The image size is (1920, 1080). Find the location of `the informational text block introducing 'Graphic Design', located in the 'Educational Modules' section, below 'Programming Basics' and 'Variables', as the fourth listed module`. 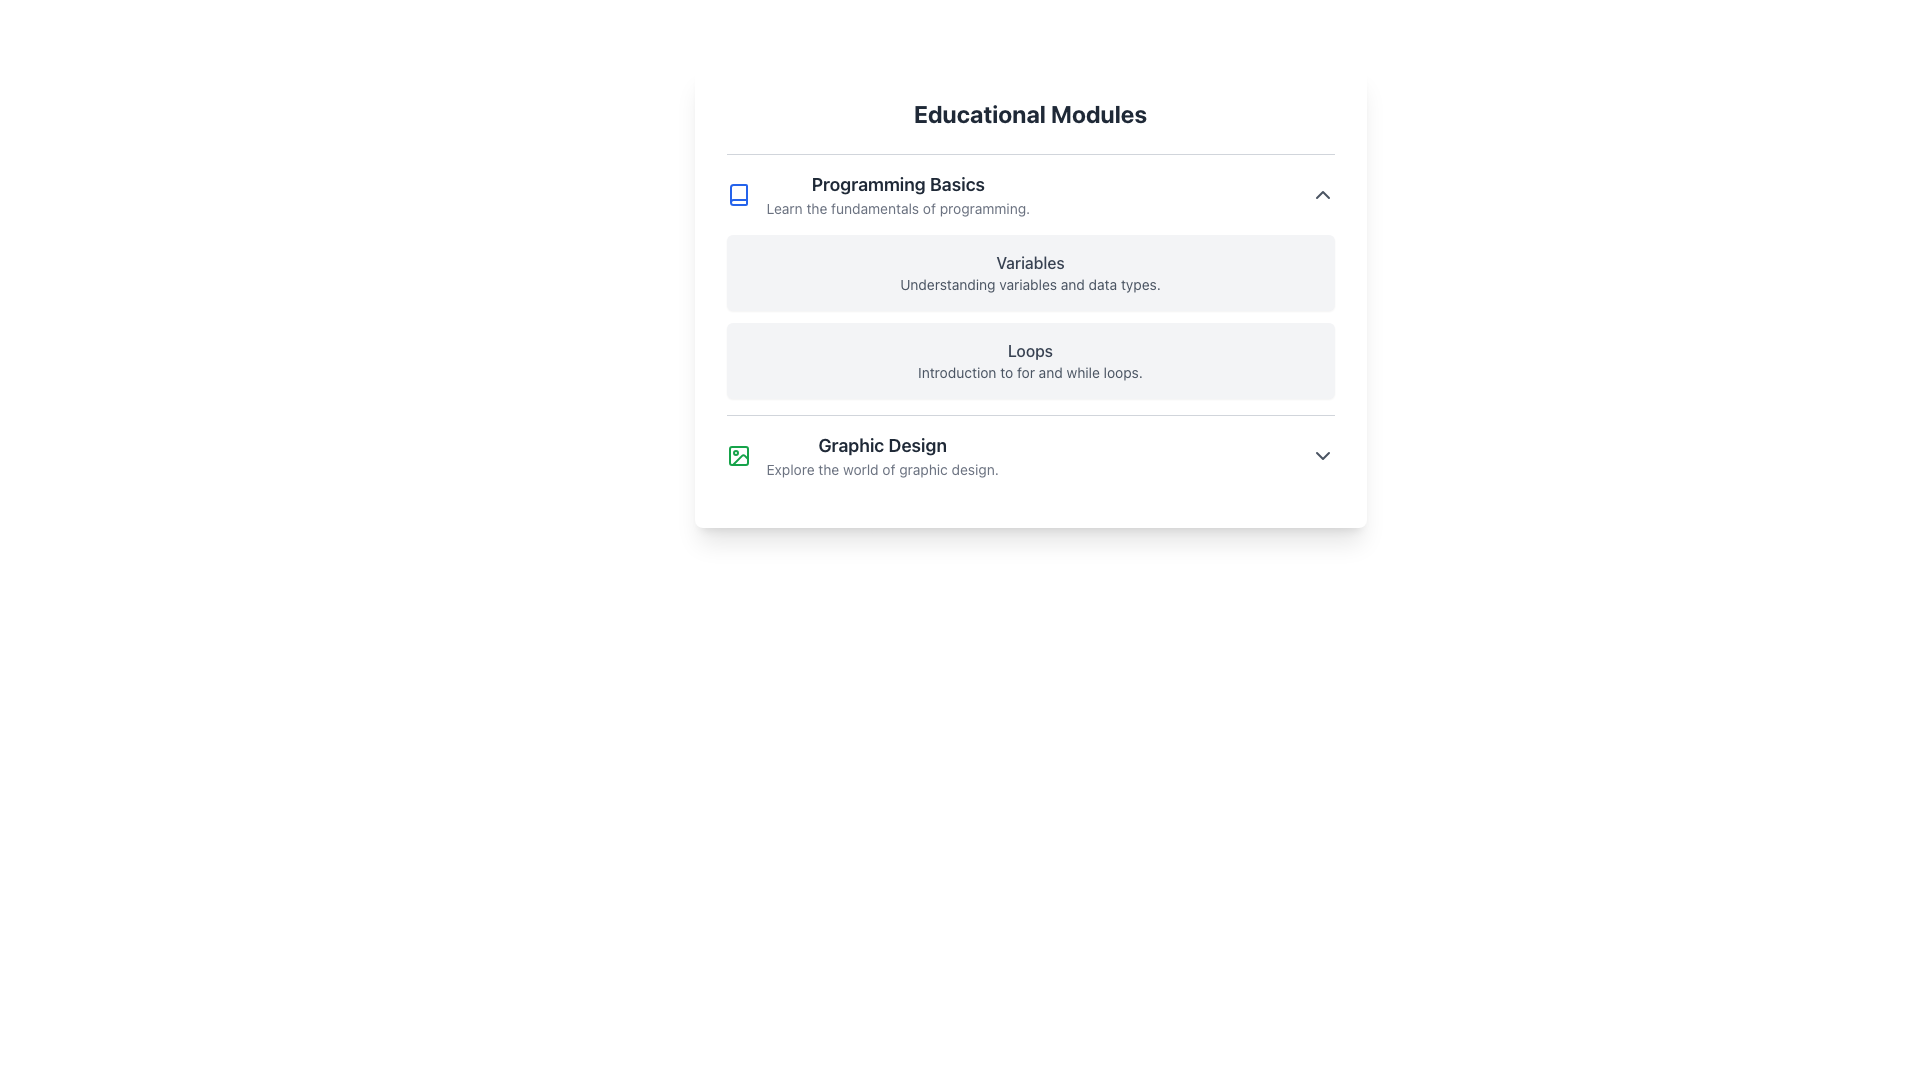

the informational text block introducing 'Graphic Design', located in the 'Educational Modules' section, below 'Programming Basics' and 'Variables', as the fourth listed module is located at coordinates (881, 455).